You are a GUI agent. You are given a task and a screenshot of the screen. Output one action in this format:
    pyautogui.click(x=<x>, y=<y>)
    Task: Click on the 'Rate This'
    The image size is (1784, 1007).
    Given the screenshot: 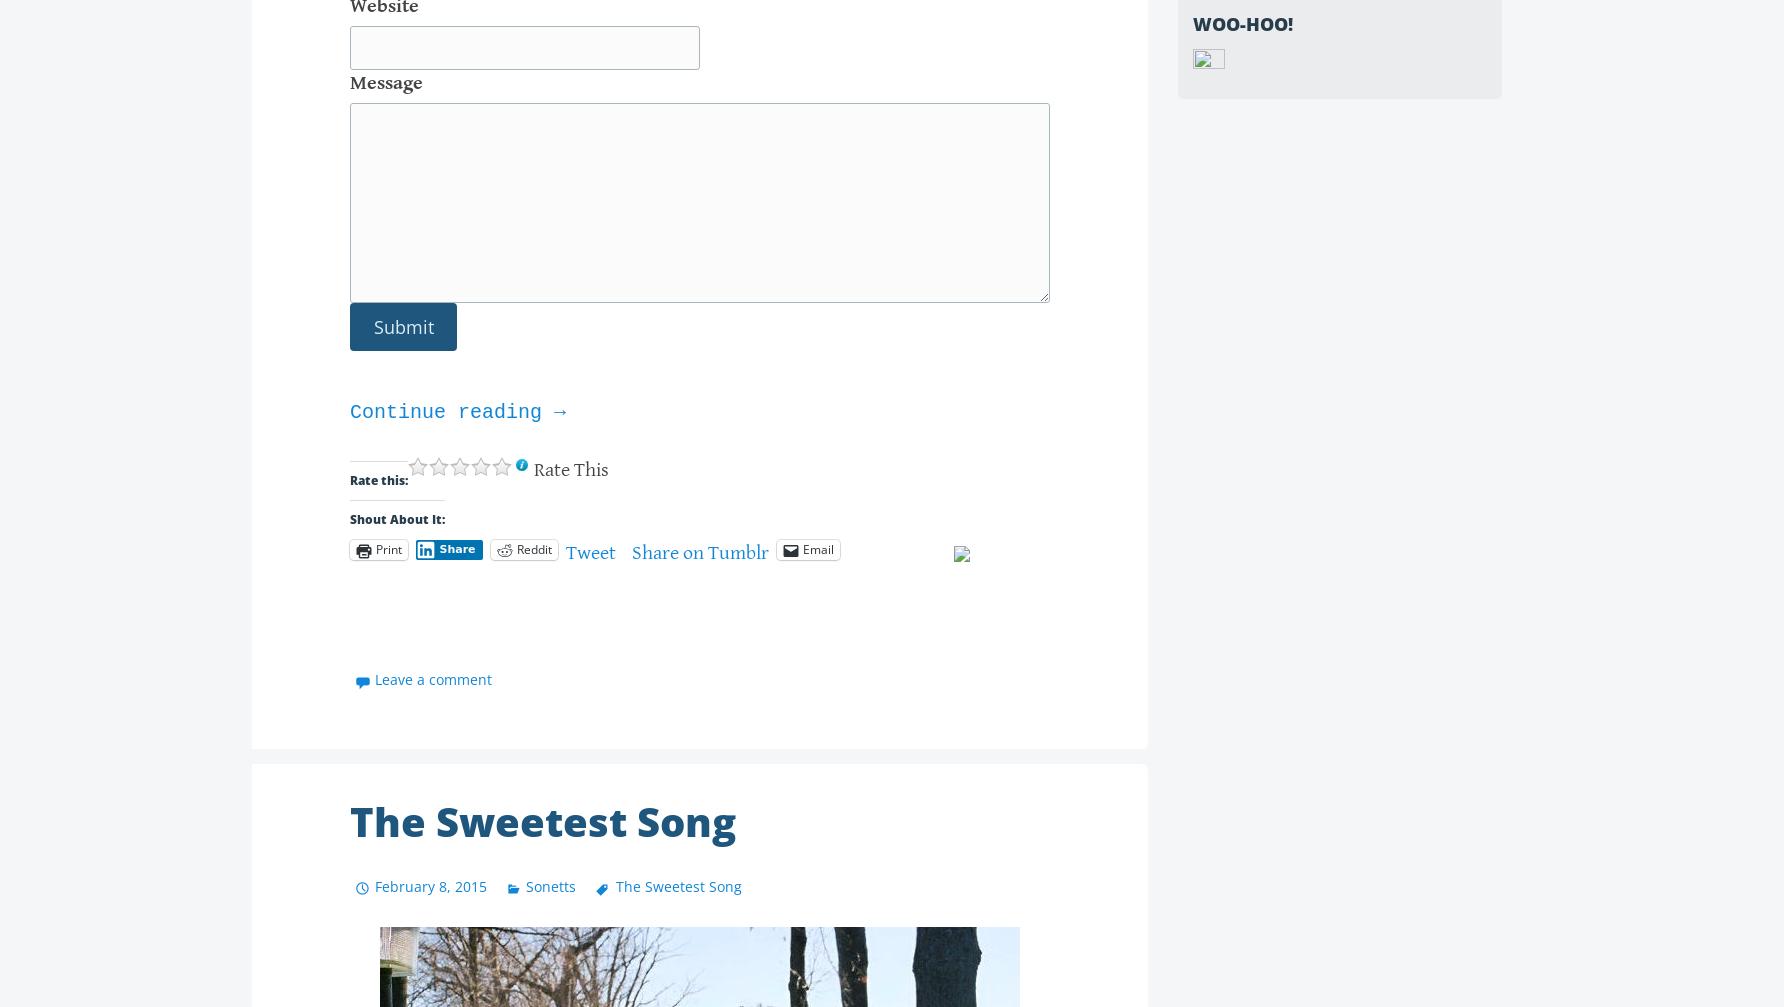 What is the action you would take?
    pyautogui.click(x=570, y=469)
    